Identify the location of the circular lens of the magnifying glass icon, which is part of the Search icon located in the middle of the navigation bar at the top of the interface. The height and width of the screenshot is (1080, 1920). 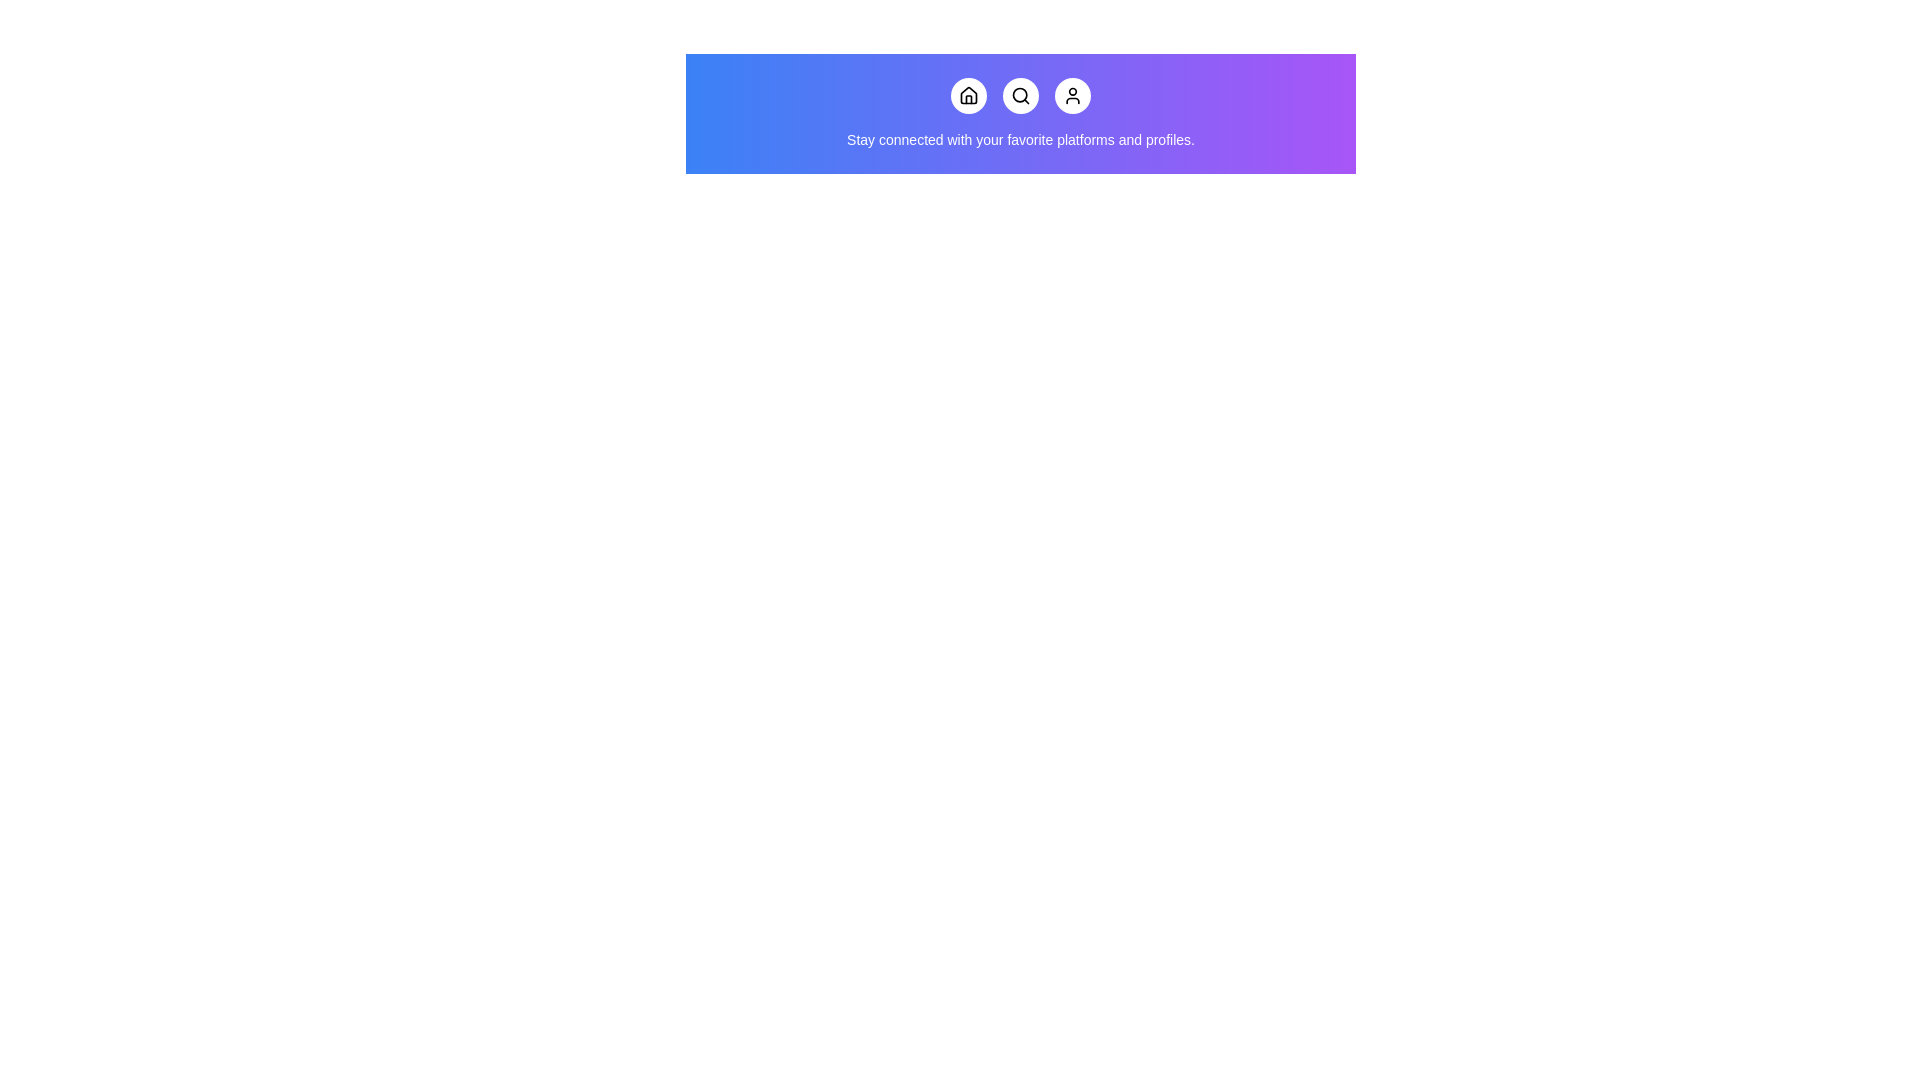
(1020, 95).